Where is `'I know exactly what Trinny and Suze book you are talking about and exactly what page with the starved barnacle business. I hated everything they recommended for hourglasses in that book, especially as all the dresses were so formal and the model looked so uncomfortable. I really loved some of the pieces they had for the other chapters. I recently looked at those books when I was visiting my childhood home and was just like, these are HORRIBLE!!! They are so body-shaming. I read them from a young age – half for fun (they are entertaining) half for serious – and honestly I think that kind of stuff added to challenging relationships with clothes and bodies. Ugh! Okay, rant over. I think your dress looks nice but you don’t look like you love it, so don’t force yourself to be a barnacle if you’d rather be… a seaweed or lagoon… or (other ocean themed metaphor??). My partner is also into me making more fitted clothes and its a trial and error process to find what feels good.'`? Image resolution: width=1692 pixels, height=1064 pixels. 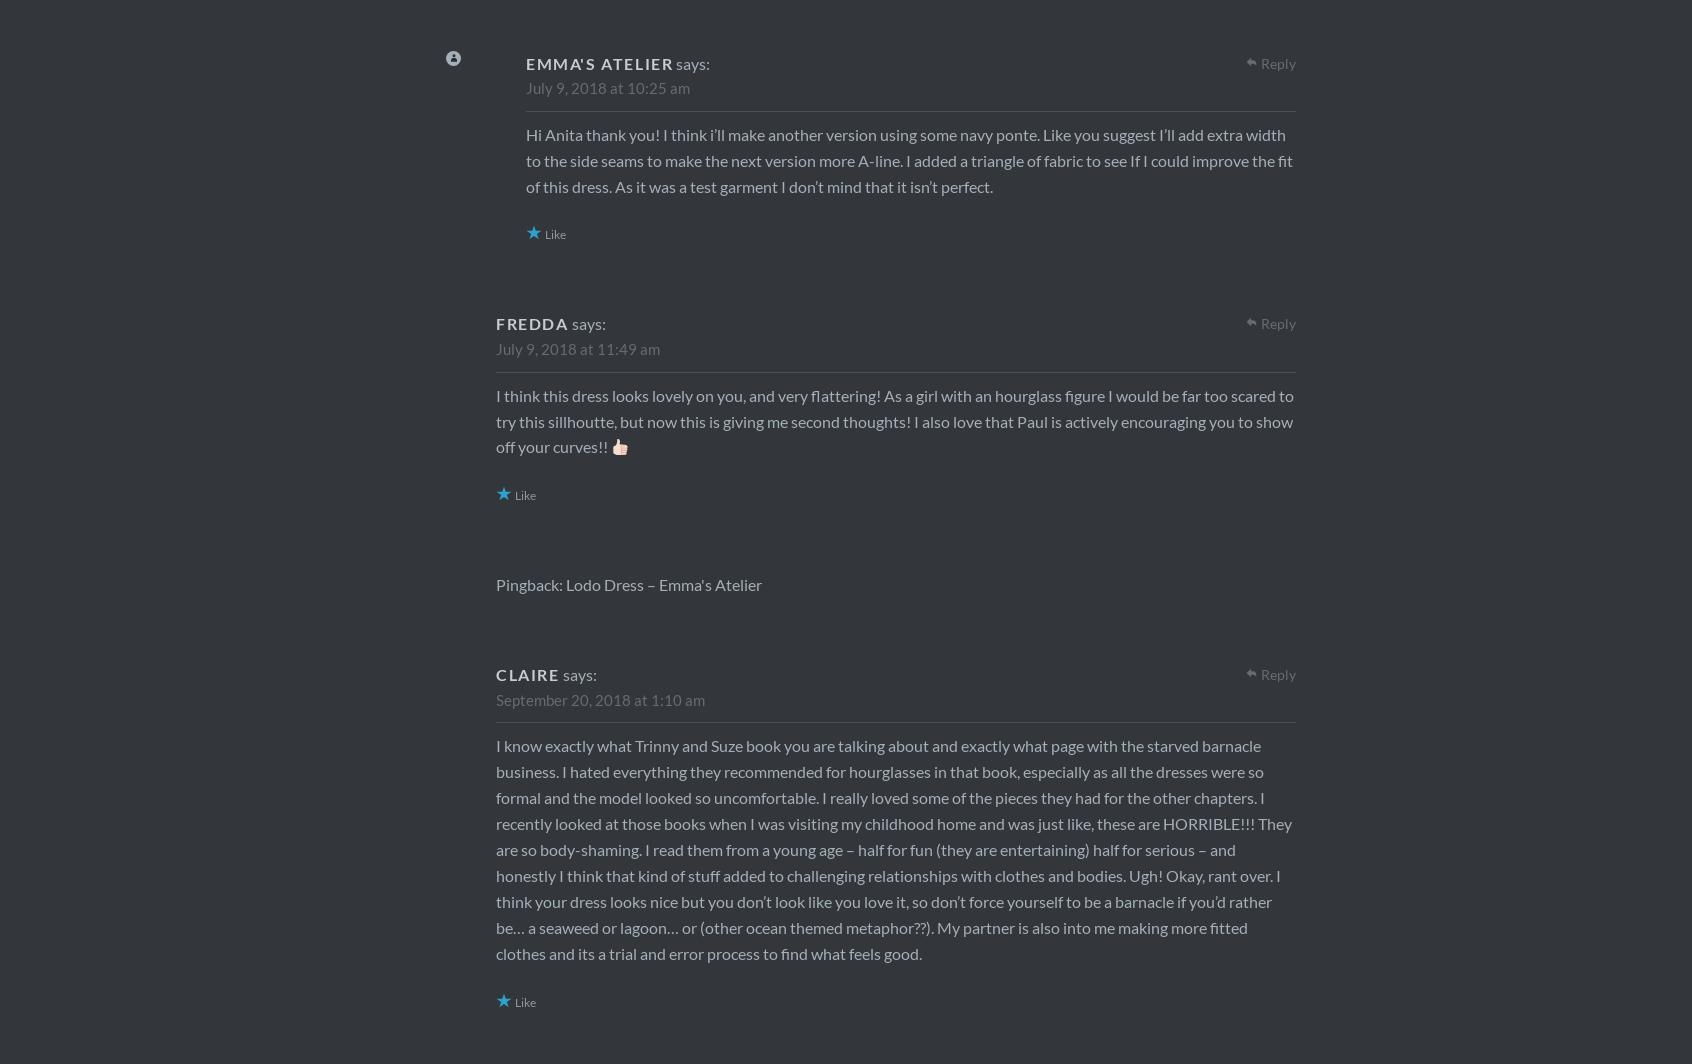 'I know exactly what Trinny and Suze book you are talking about and exactly what page with the starved barnacle business. I hated everything they recommended for hourglasses in that book, especially as all the dresses were so formal and the model looked so uncomfortable. I really loved some of the pieces they had for the other chapters. I recently looked at those books when I was visiting my childhood home and was just like, these are HORRIBLE!!! They are so body-shaming. I read them from a young age – half for fun (they are entertaining) half for serious – and honestly I think that kind of stuff added to challenging relationships with clothes and bodies. Ugh! Okay, rant over. I think your dress looks nice but you don’t look like you love it, so don’t force yourself to be a barnacle if you’d rather be… a seaweed or lagoon… or (other ocean themed metaphor??). My partner is also into me making more fitted clothes and its a trial and error process to find what feels good.' is located at coordinates (893, 848).